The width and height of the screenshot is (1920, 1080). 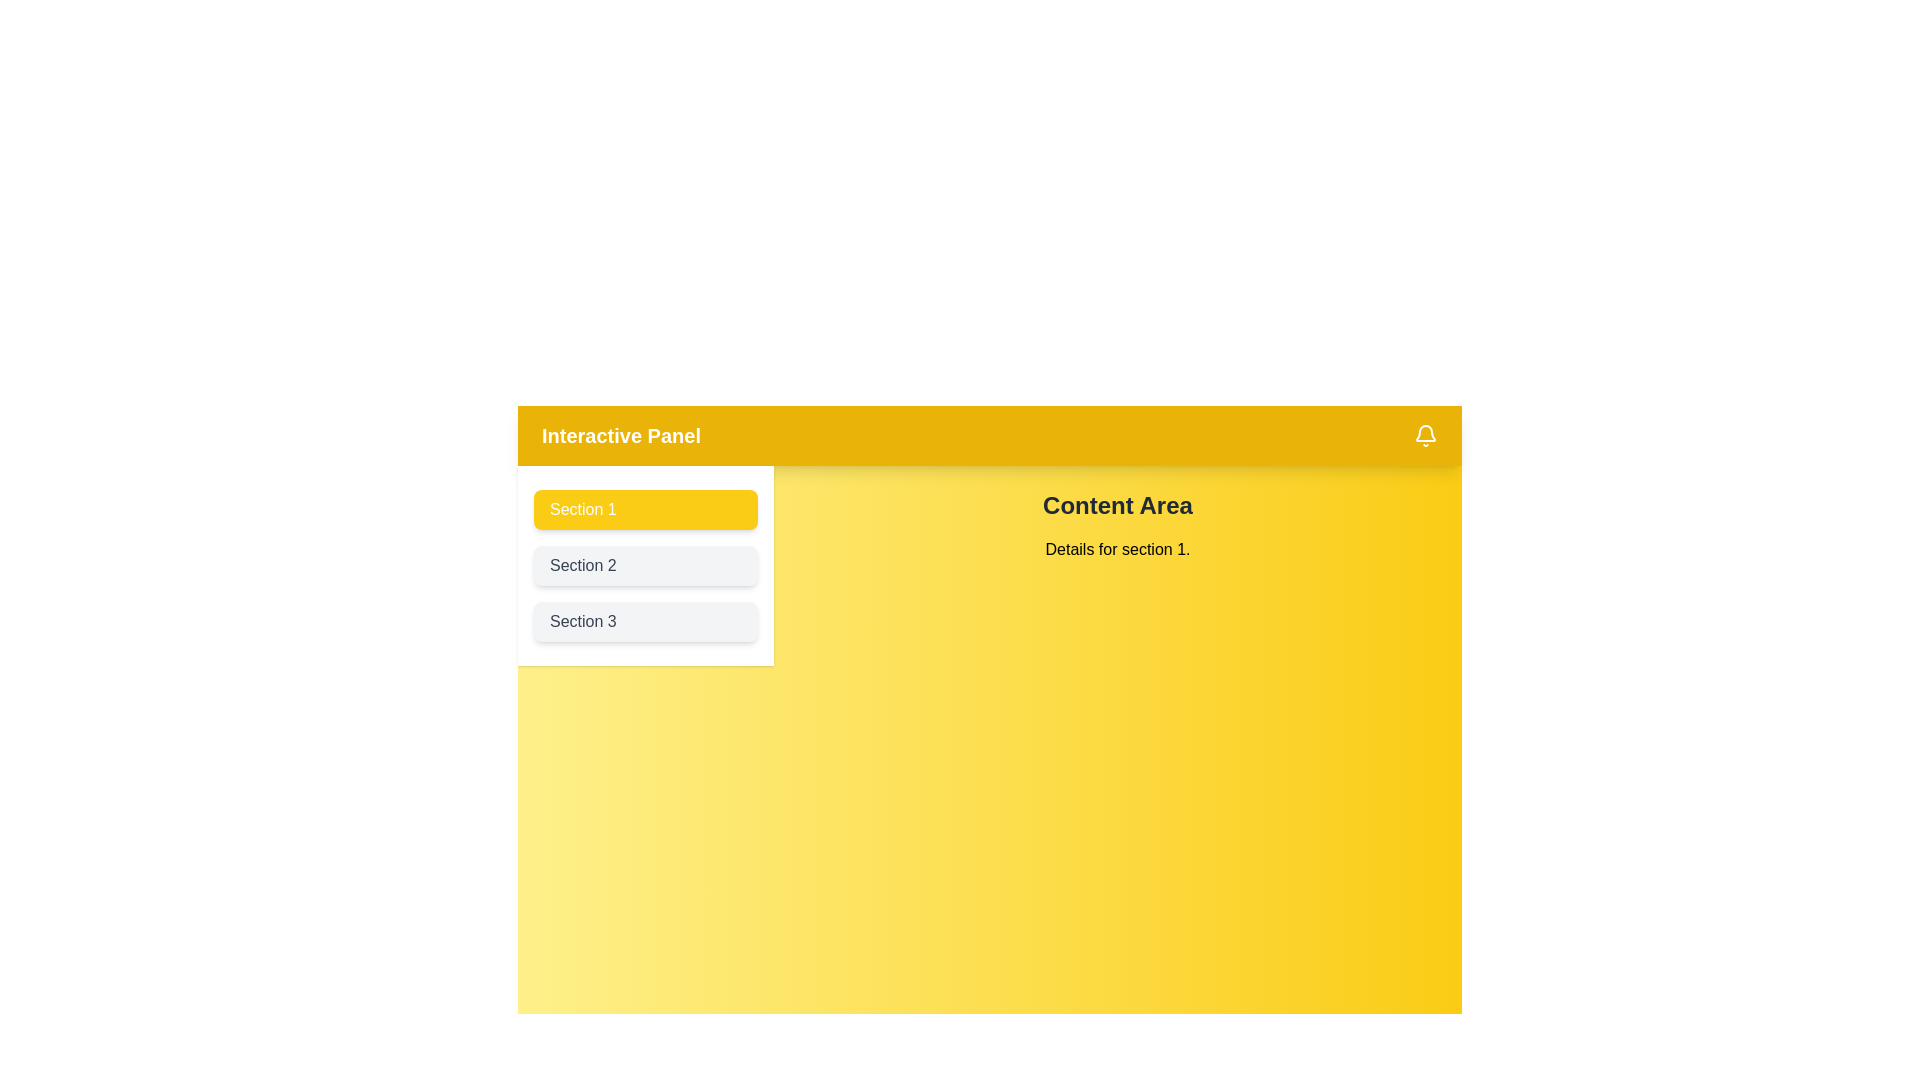 What do you see at coordinates (646, 566) in the screenshot?
I see `the 'Section 2' button` at bounding box center [646, 566].